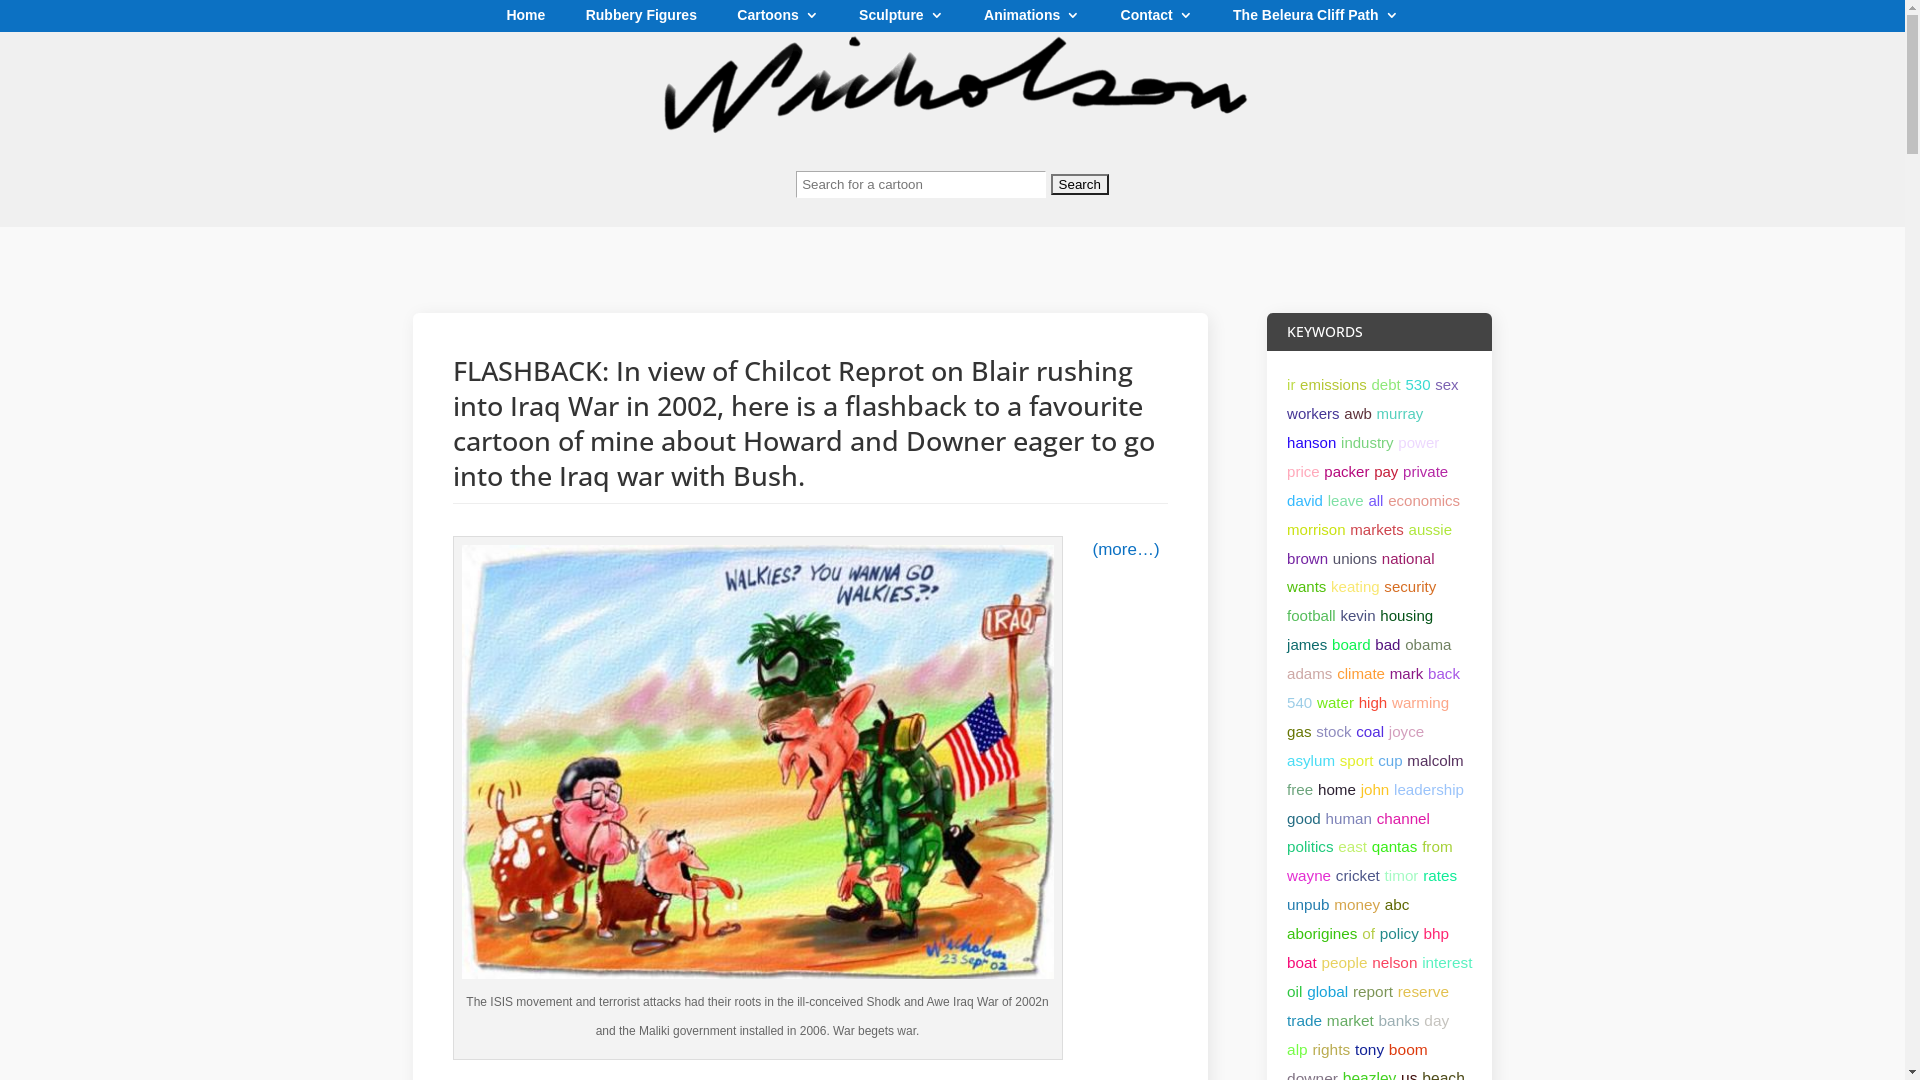 The height and width of the screenshot is (1080, 1920). Describe the element at coordinates (1307, 558) in the screenshot. I see `'brown'` at that location.